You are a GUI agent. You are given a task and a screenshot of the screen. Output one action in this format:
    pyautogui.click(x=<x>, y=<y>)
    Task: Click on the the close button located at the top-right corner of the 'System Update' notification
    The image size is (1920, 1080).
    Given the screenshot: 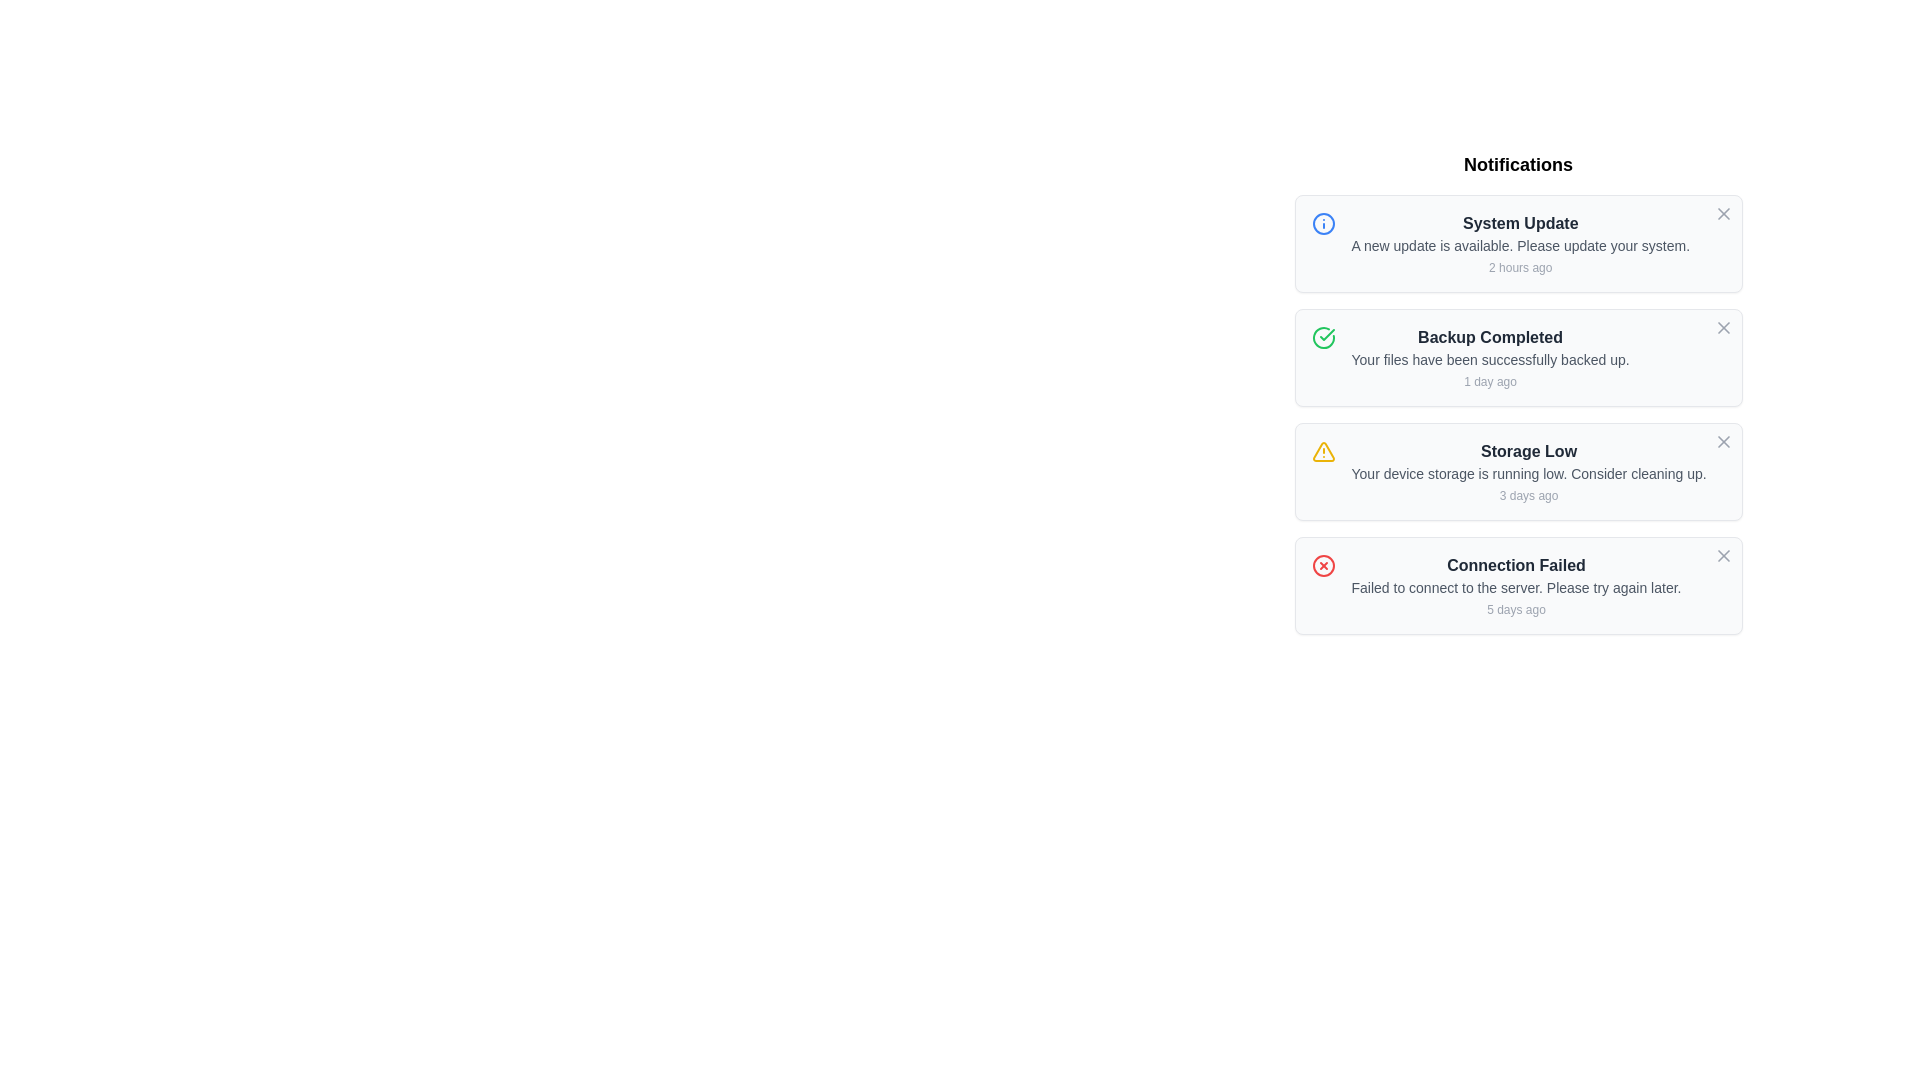 What is the action you would take?
    pyautogui.click(x=1722, y=213)
    